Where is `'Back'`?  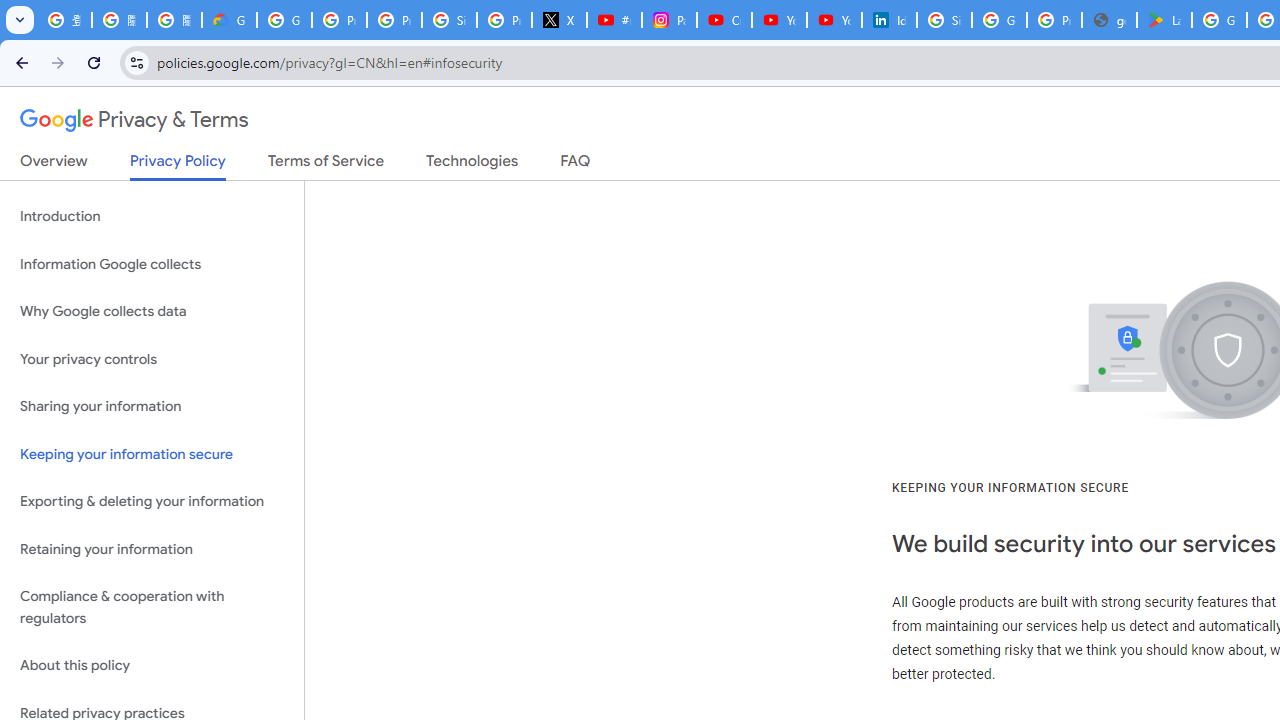
'Back' is located at coordinates (19, 61).